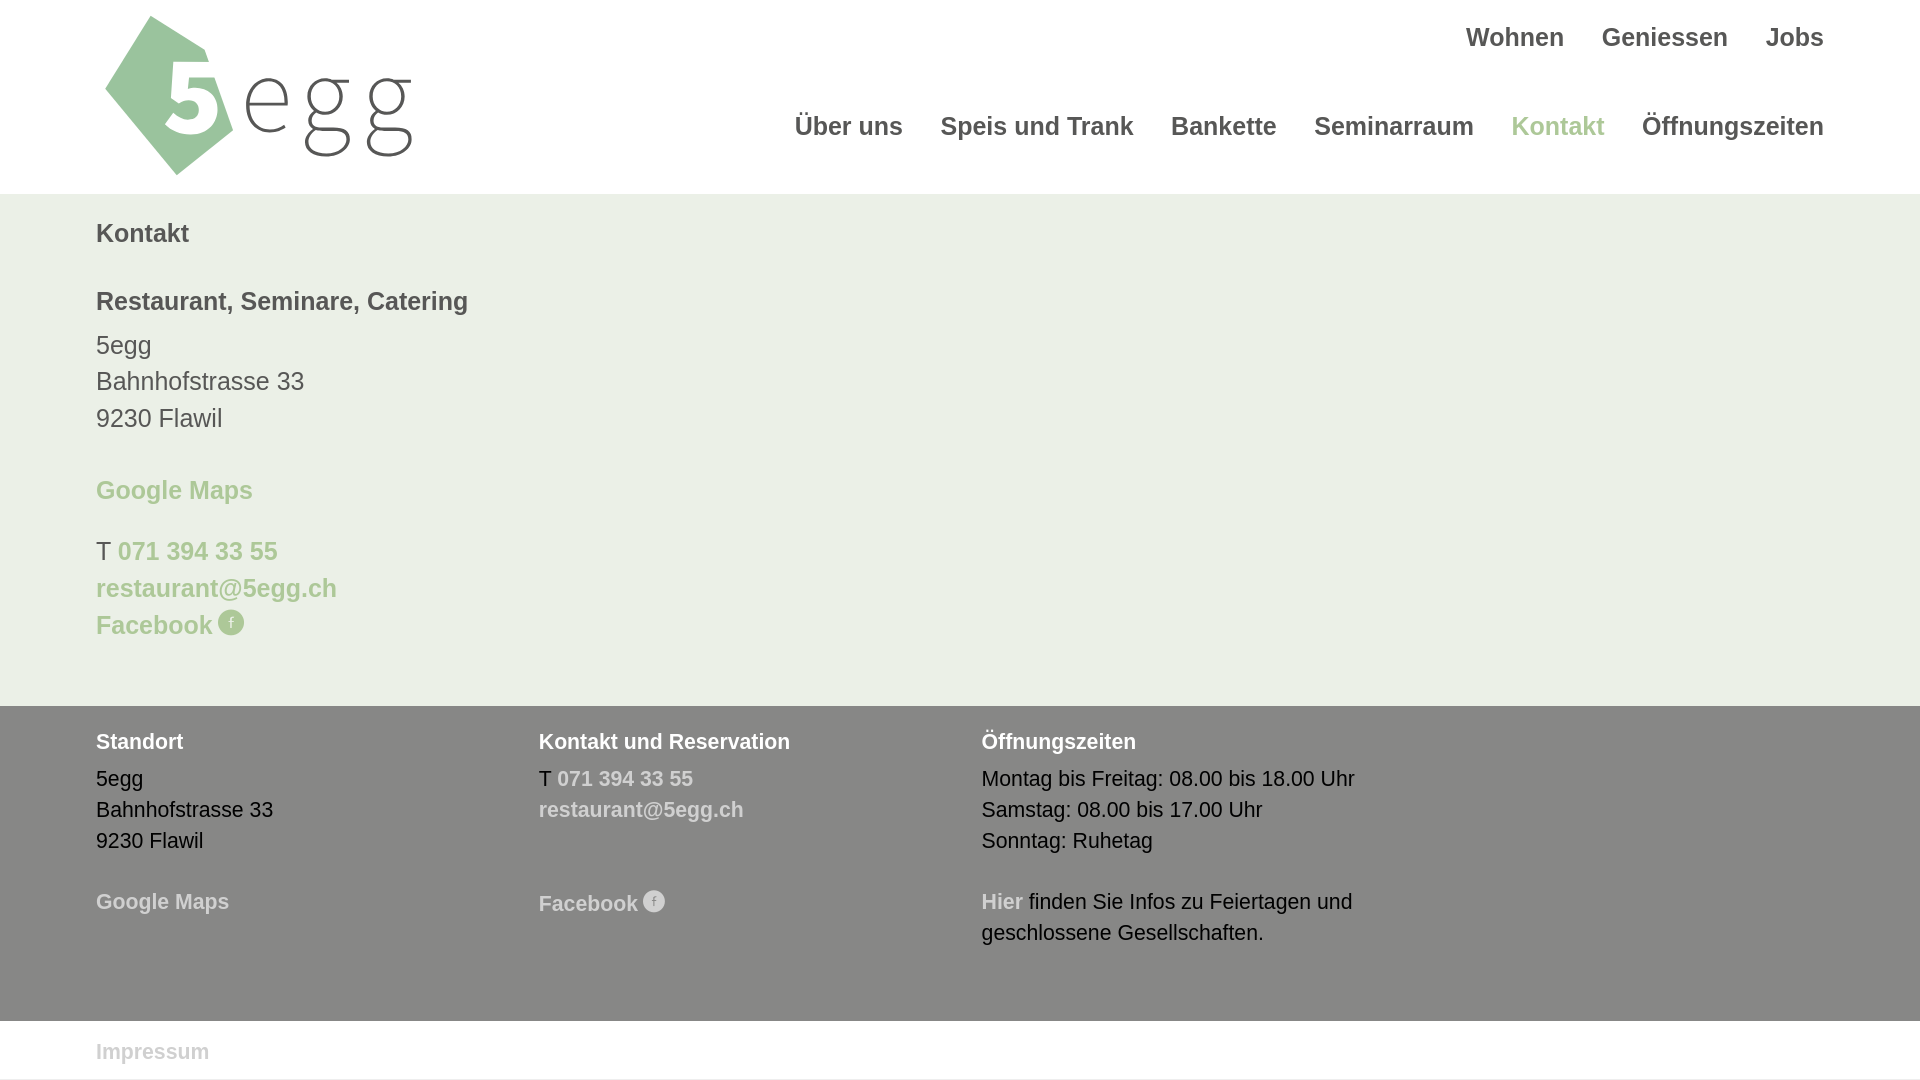  What do you see at coordinates (151, 1051) in the screenshot?
I see `'Impressum'` at bounding box center [151, 1051].